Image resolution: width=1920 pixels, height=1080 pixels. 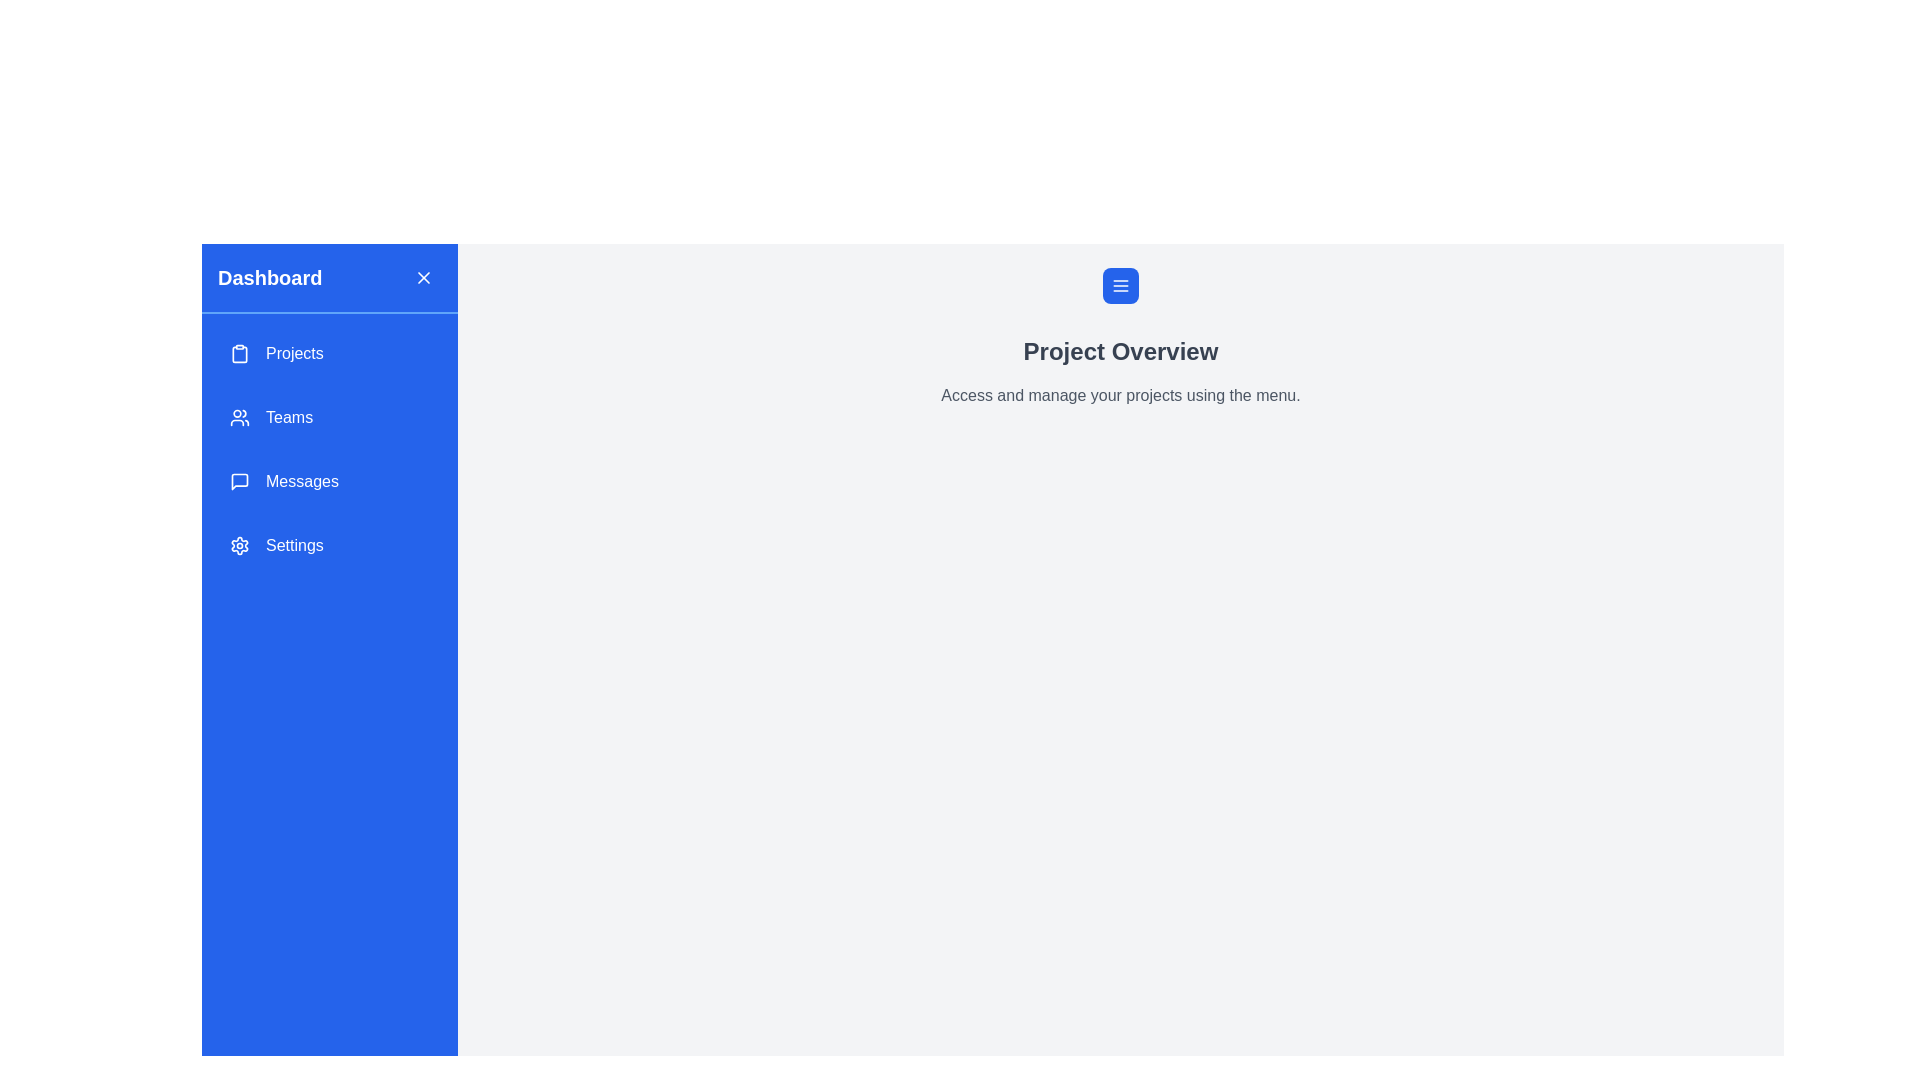 What do you see at coordinates (240, 416) in the screenshot?
I see `the blue outline graphic icon depicting a group of people, which is the leftmost icon in the navigation menu's 'Teams' row` at bounding box center [240, 416].